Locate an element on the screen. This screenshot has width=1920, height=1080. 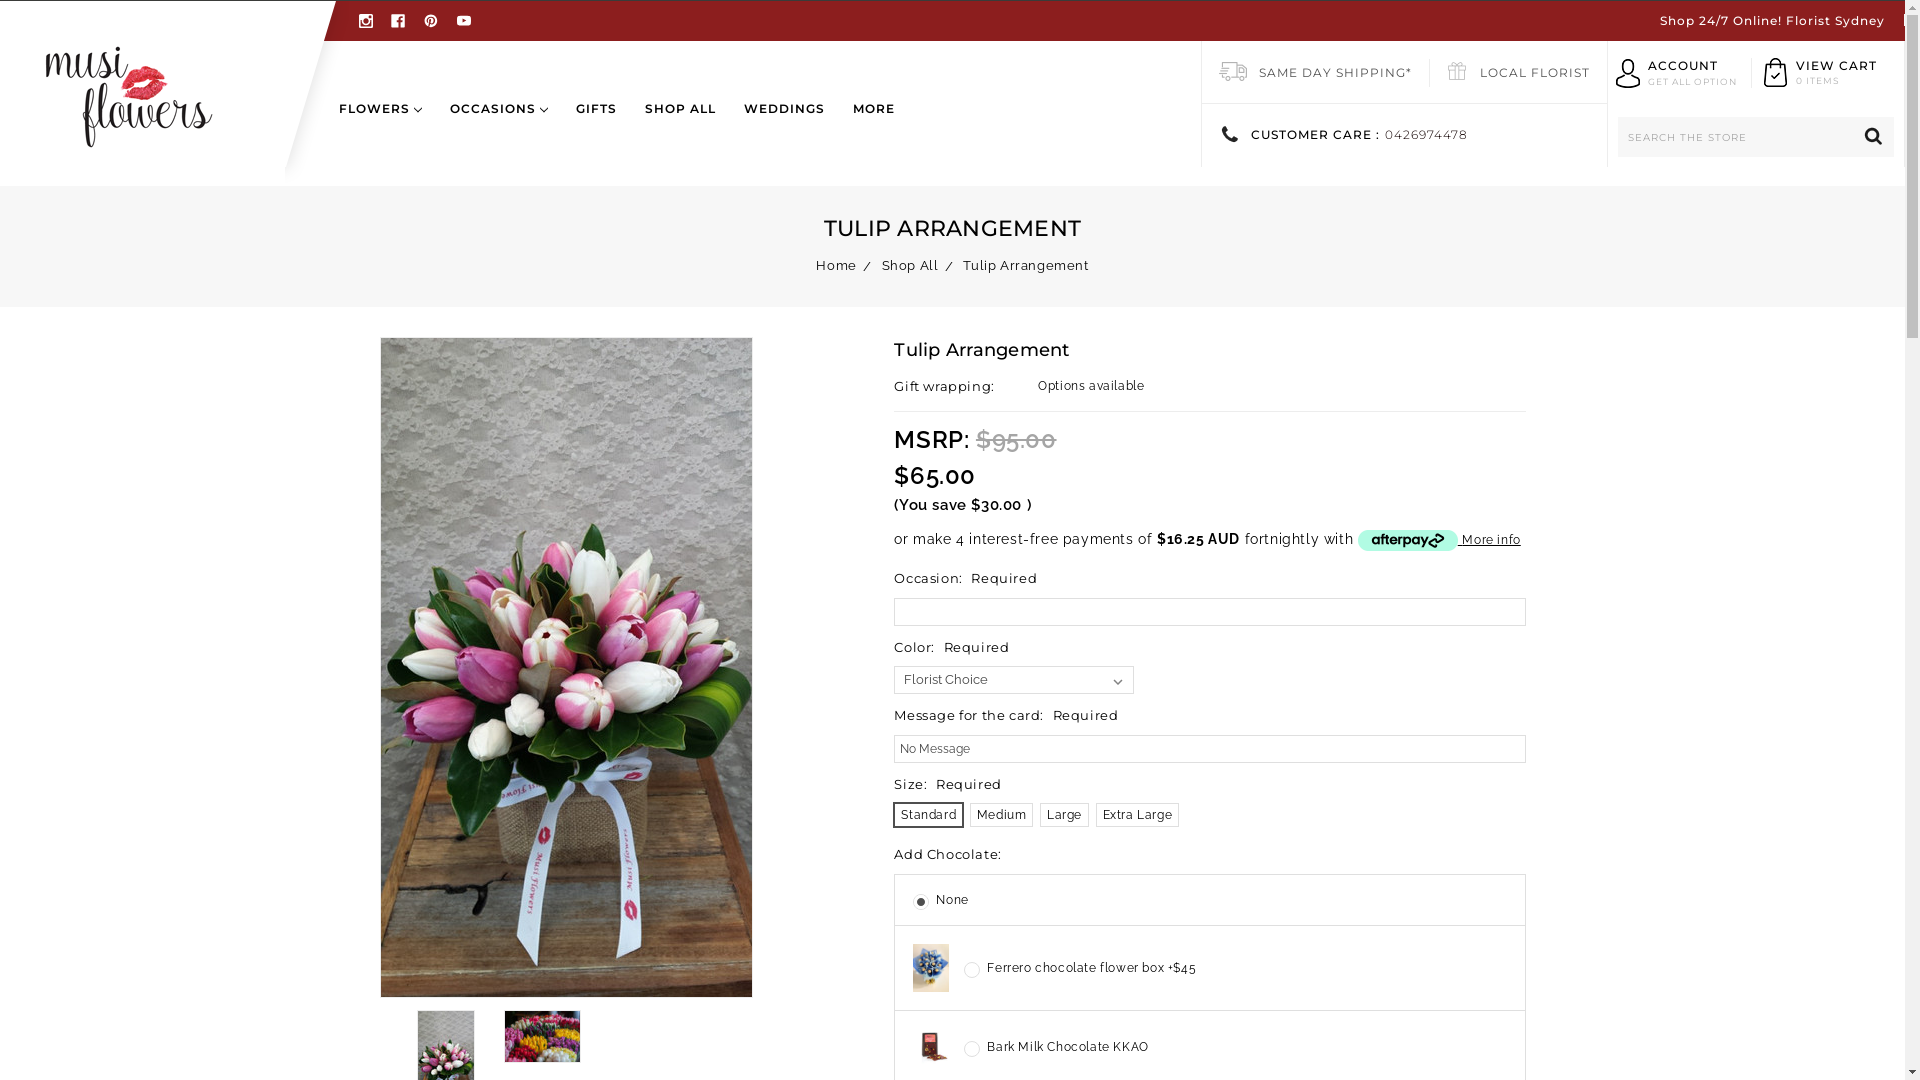
'VIEW CART is located at coordinates (1836, 72).